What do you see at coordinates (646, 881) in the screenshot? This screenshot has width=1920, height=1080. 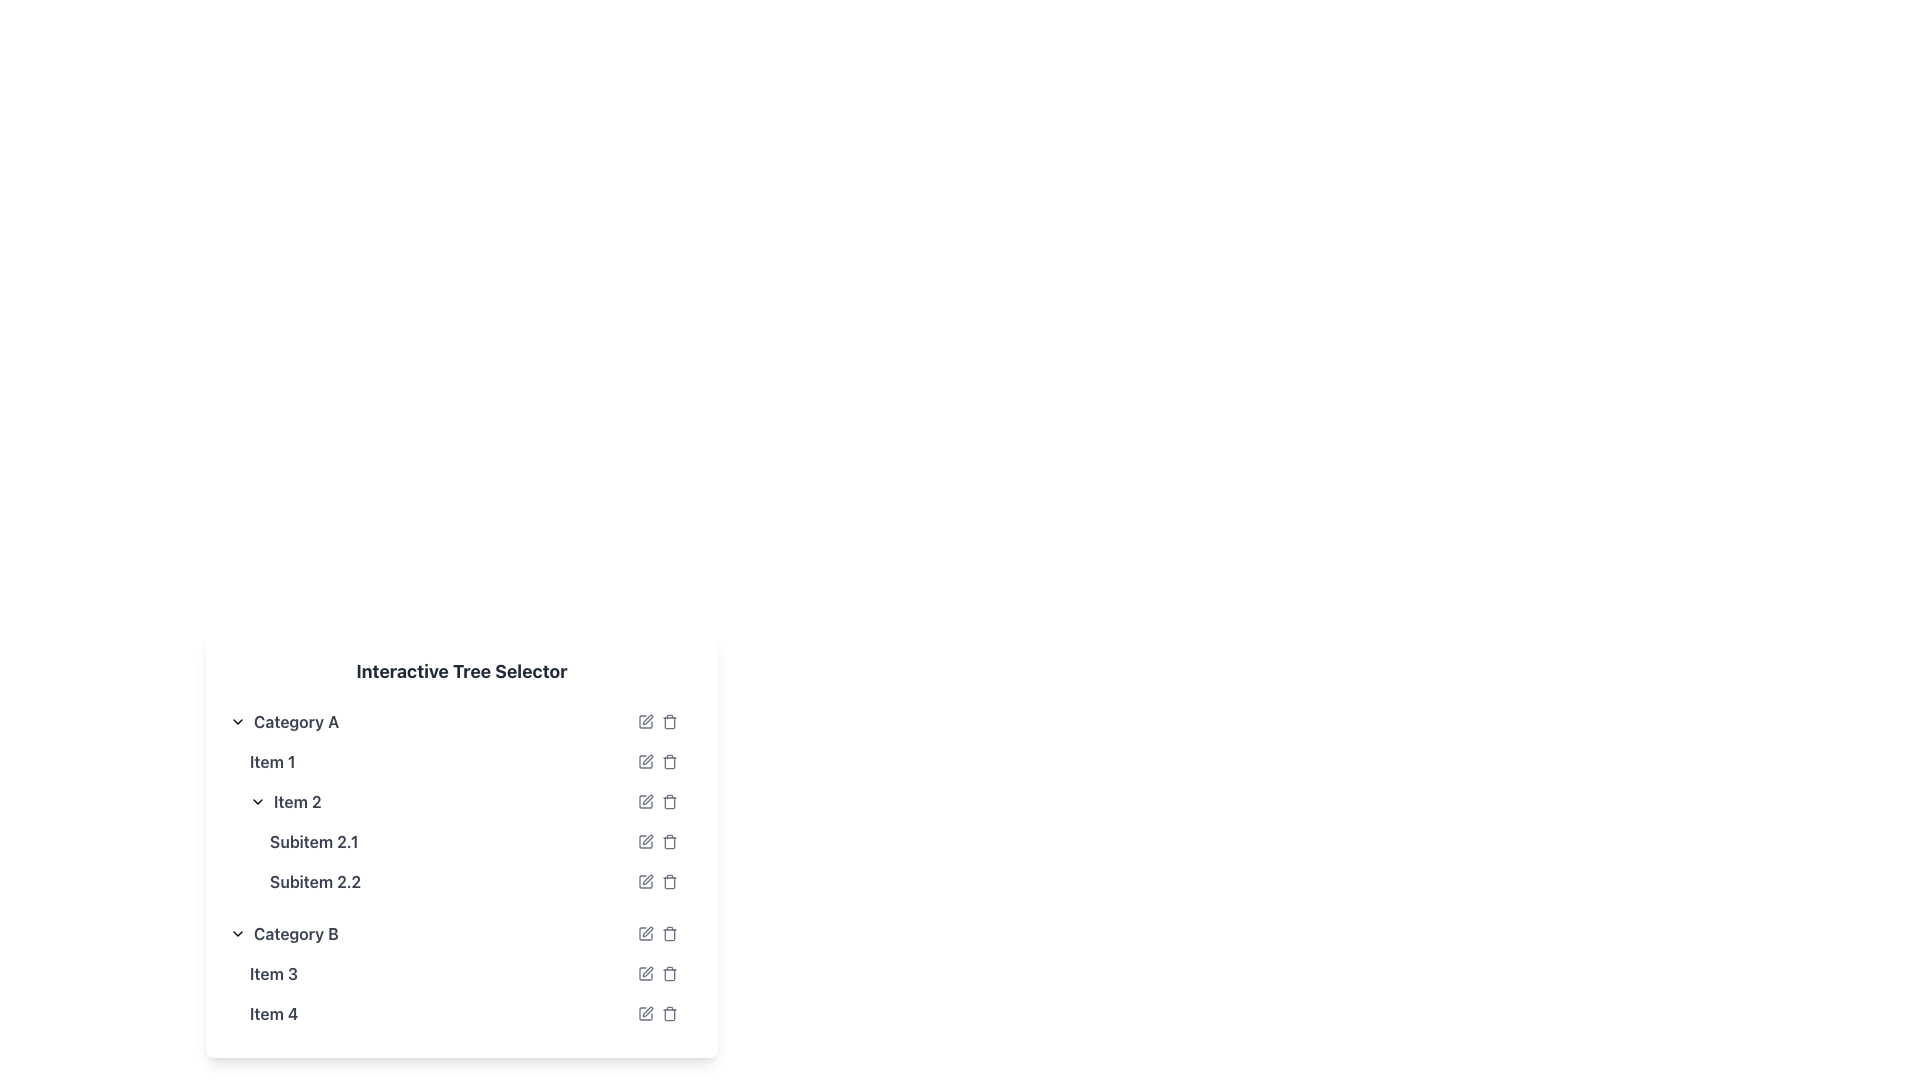 I see `the pencil icon button located to the right of the text 'Subitem 2.2' in the 'Interactive Tree Selector'` at bounding box center [646, 881].